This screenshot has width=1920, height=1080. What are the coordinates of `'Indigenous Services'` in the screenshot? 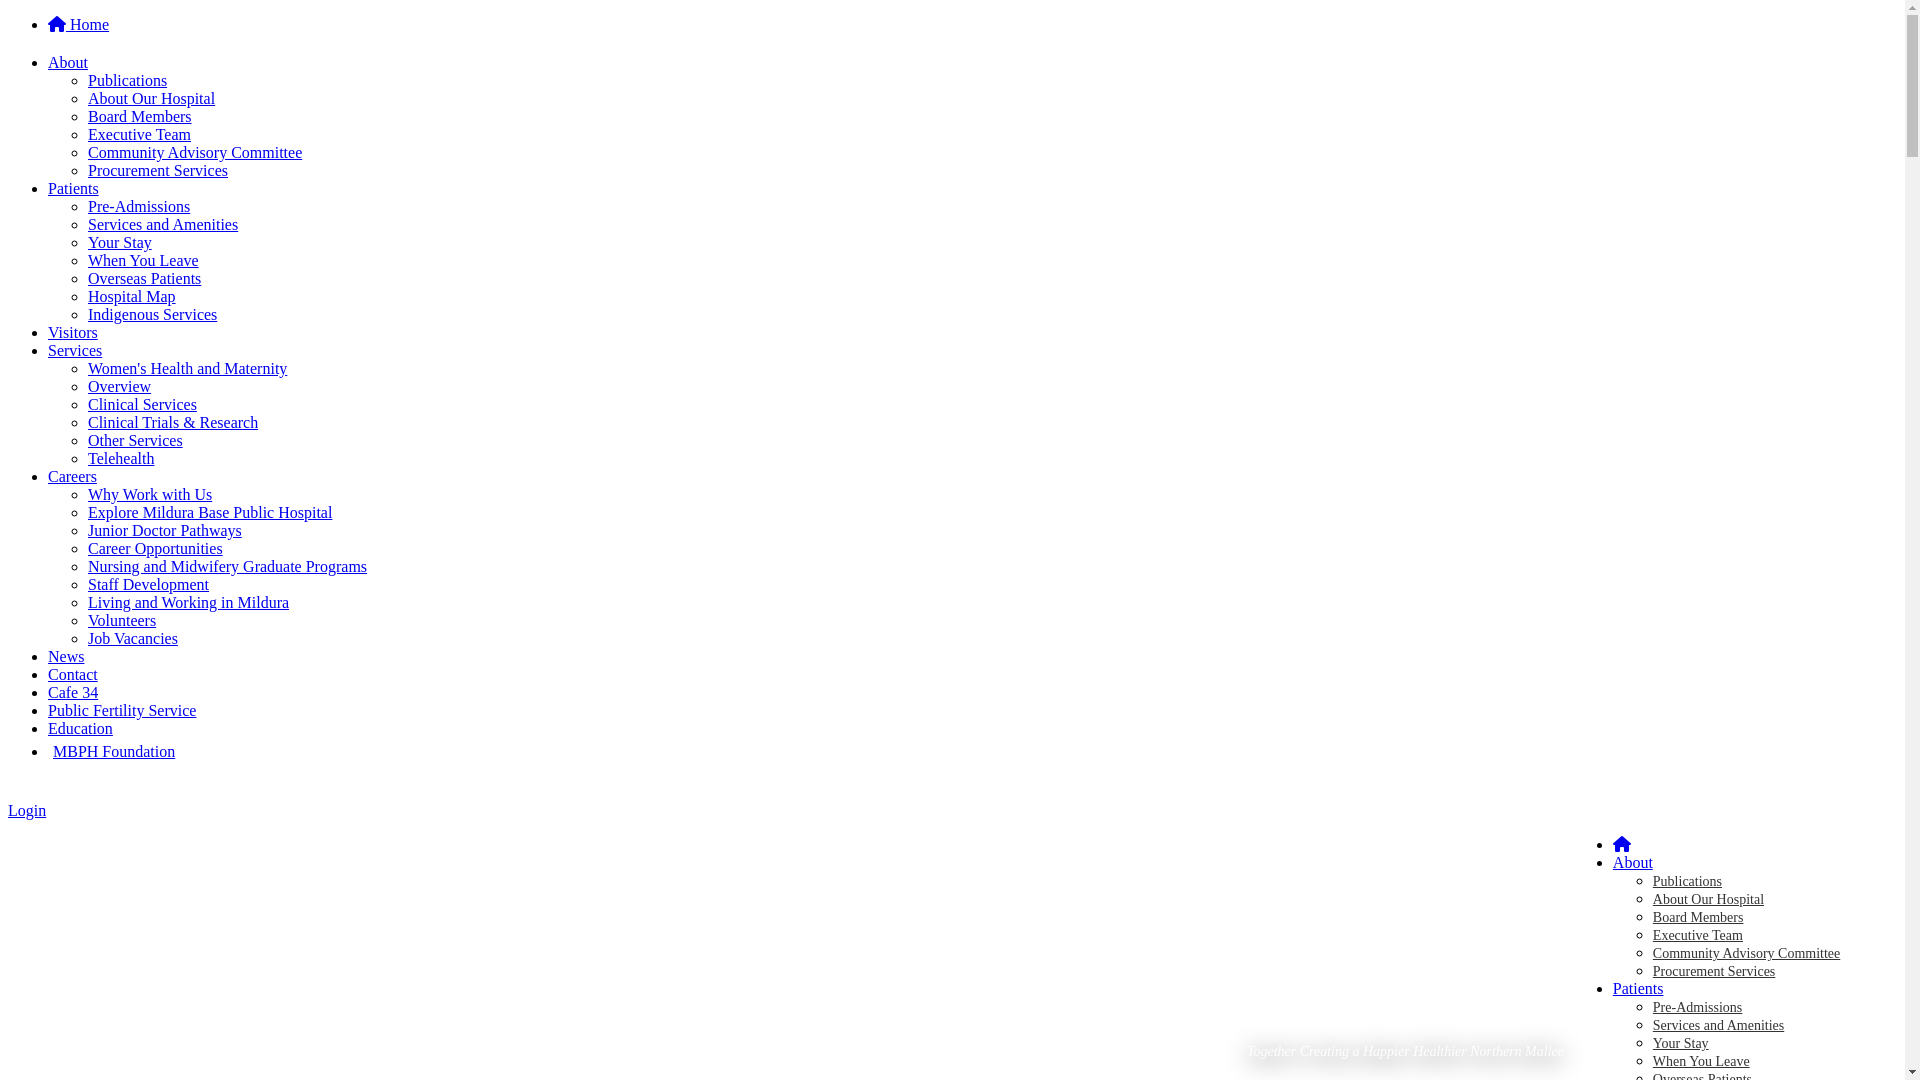 It's located at (86, 314).